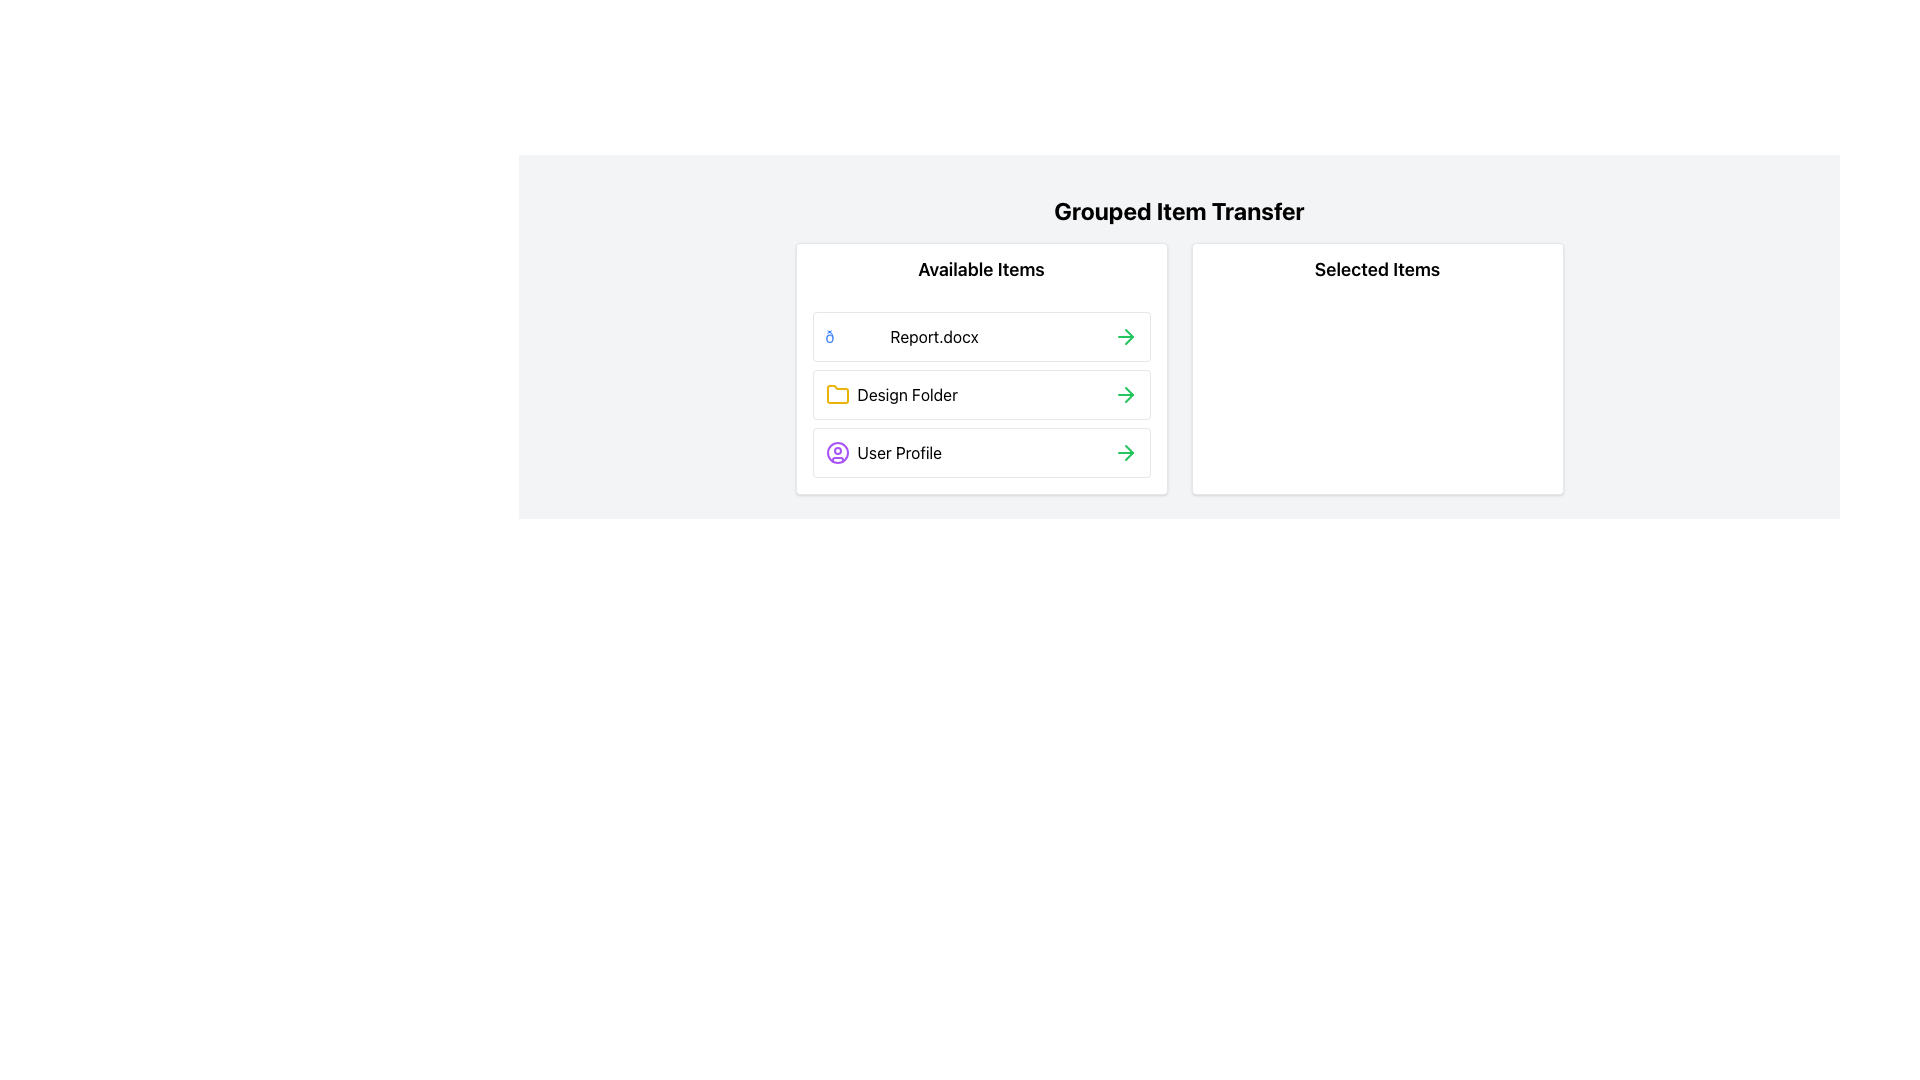 The height and width of the screenshot is (1080, 1920). What do you see at coordinates (837, 394) in the screenshot?
I see `the yellow folder icon adjacent to the text 'Design Folder' located in the left panel under 'Available Items'` at bounding box center [837, 394].